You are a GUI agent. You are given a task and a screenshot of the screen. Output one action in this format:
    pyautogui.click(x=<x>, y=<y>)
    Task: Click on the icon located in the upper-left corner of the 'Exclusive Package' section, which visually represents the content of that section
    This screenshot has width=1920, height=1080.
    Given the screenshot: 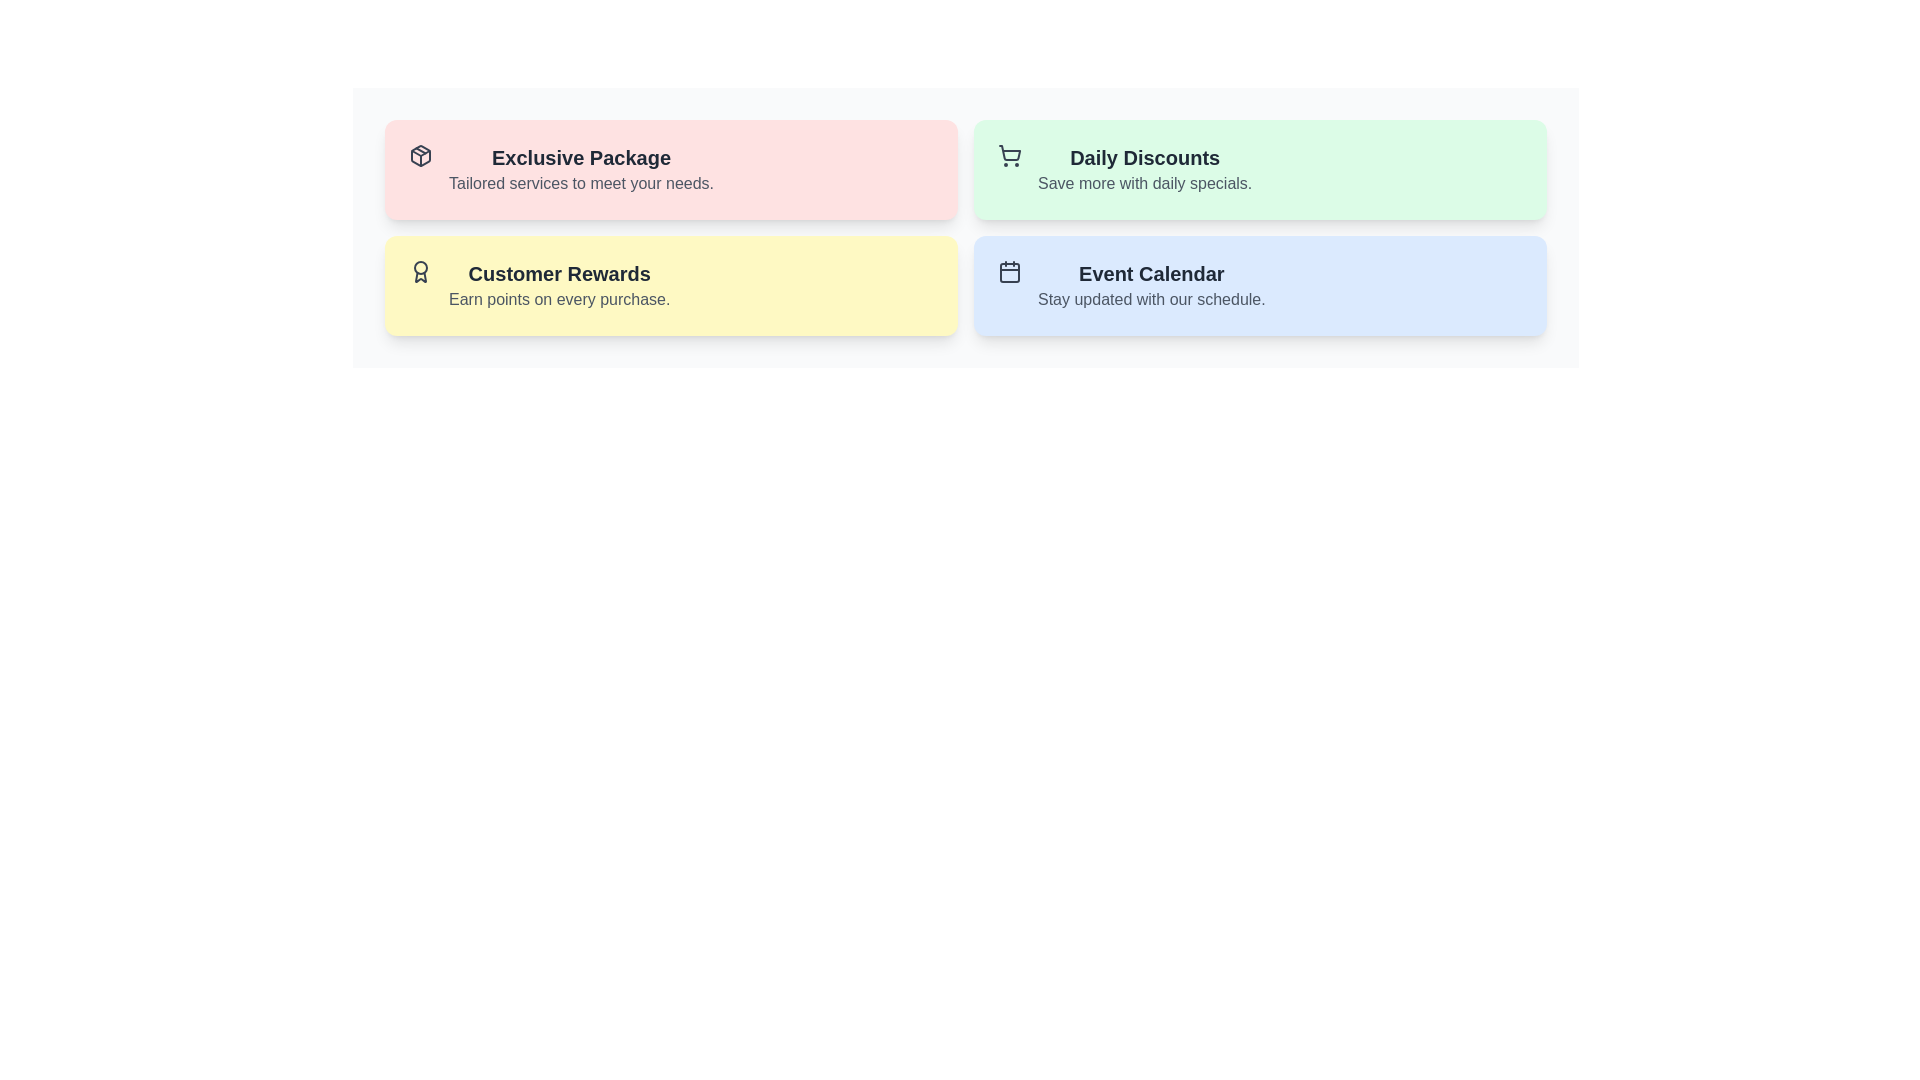 What is the action you would take?
    pyautogui.click(x=420, y=154)
    